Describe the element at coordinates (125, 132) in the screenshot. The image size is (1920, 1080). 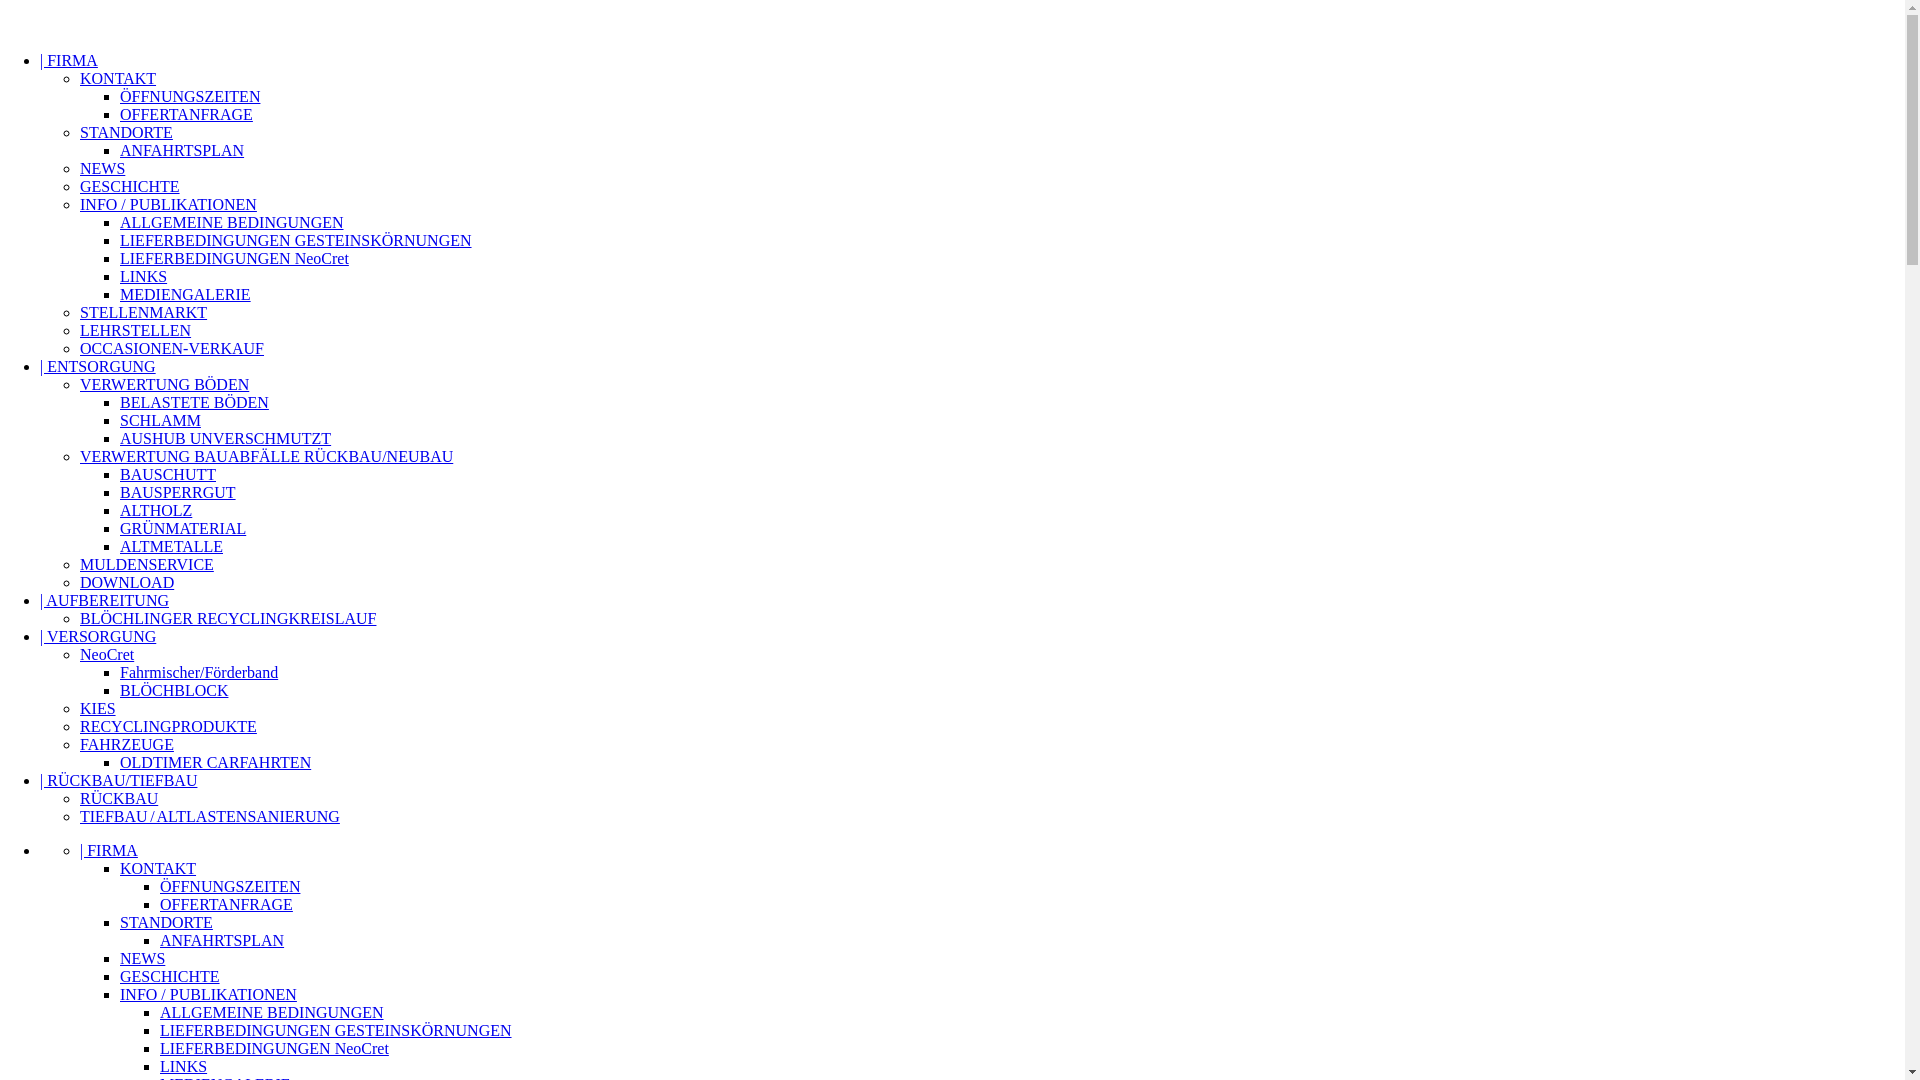
I see `'STANDORTE'` at that location.